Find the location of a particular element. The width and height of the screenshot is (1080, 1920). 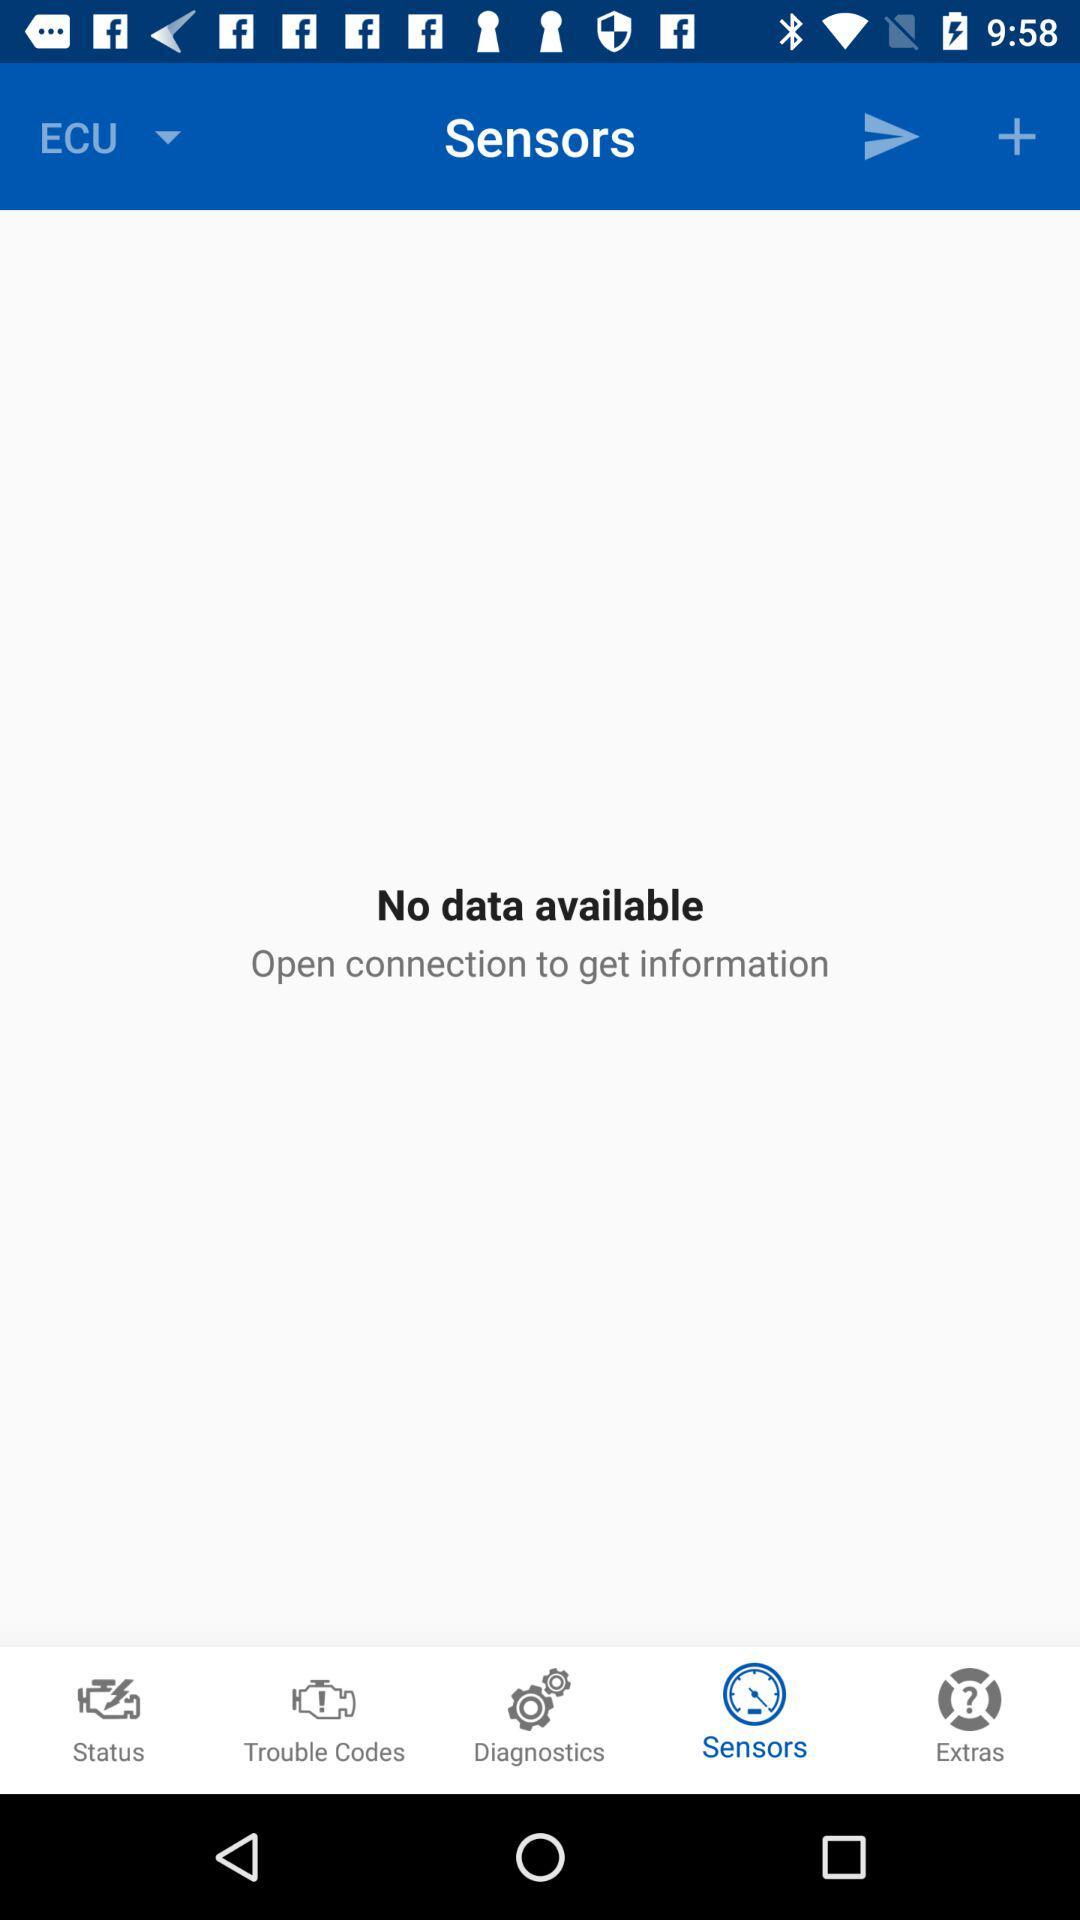

ecu icon is located at coordinates (115, 135).